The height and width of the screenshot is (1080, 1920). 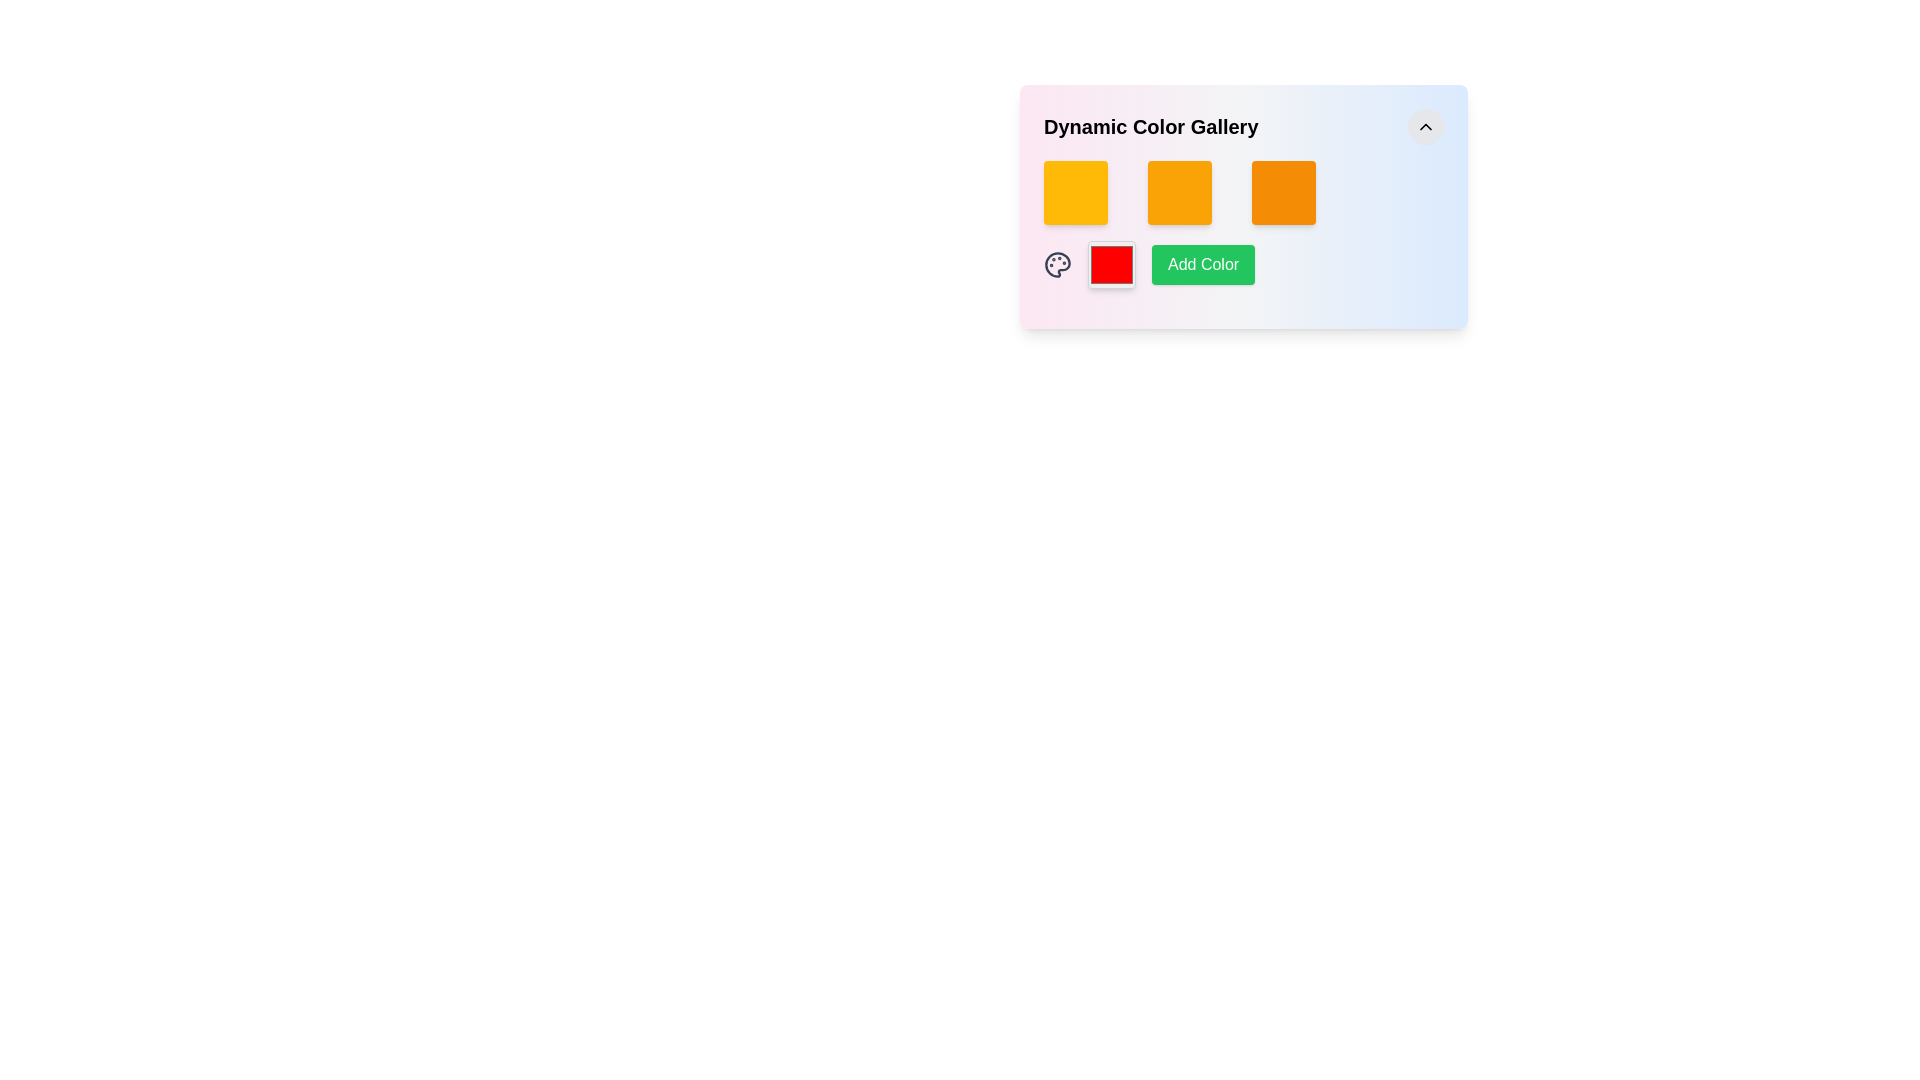 What do you see at coordinates (1424, 127) in the screenshot?
I see `the chevron arrow icon located within the circular button at the top-right corner of the 'Dynamic Color Gallery' card to trigger potential visual feedback` at bounding box center [1424, 127].